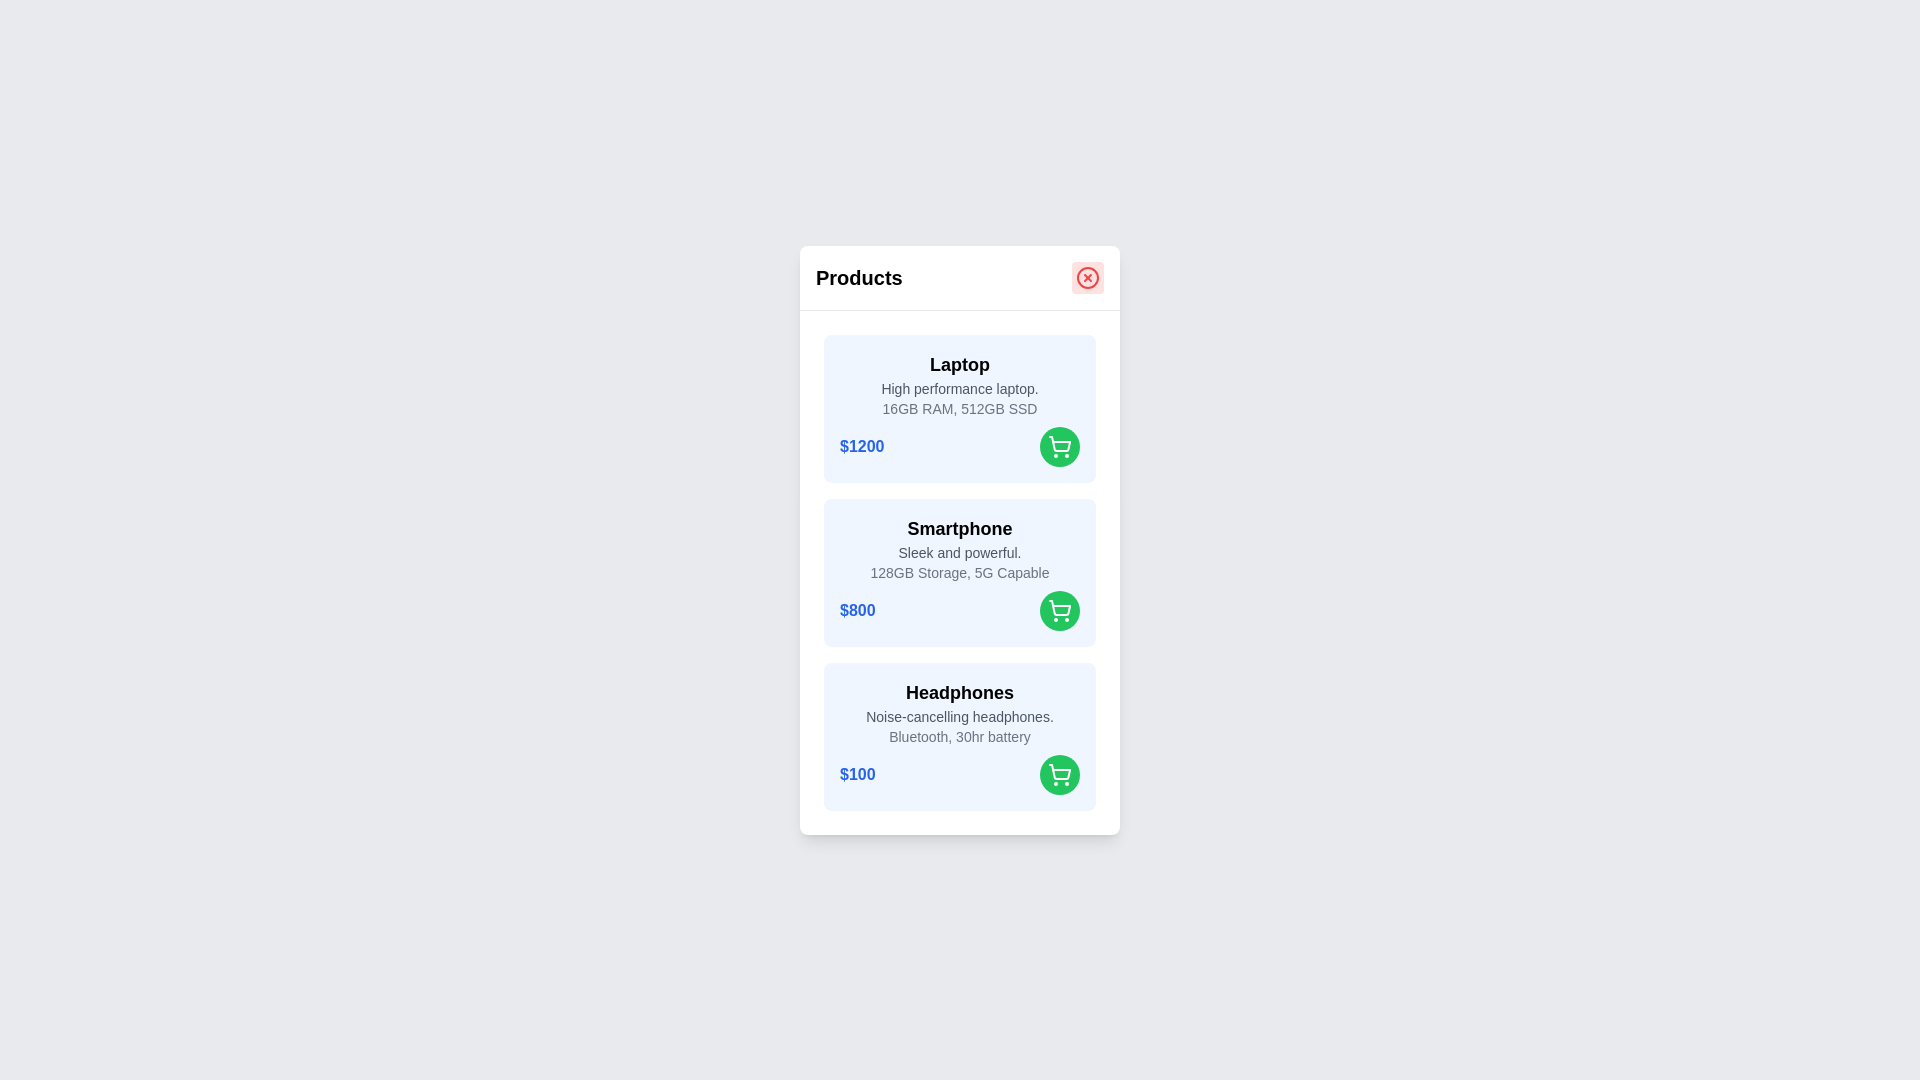 Image resolution: width=1920 pixels, height=1080 pixels. I want to click on the price of the product Headphones, so click(857, 773).